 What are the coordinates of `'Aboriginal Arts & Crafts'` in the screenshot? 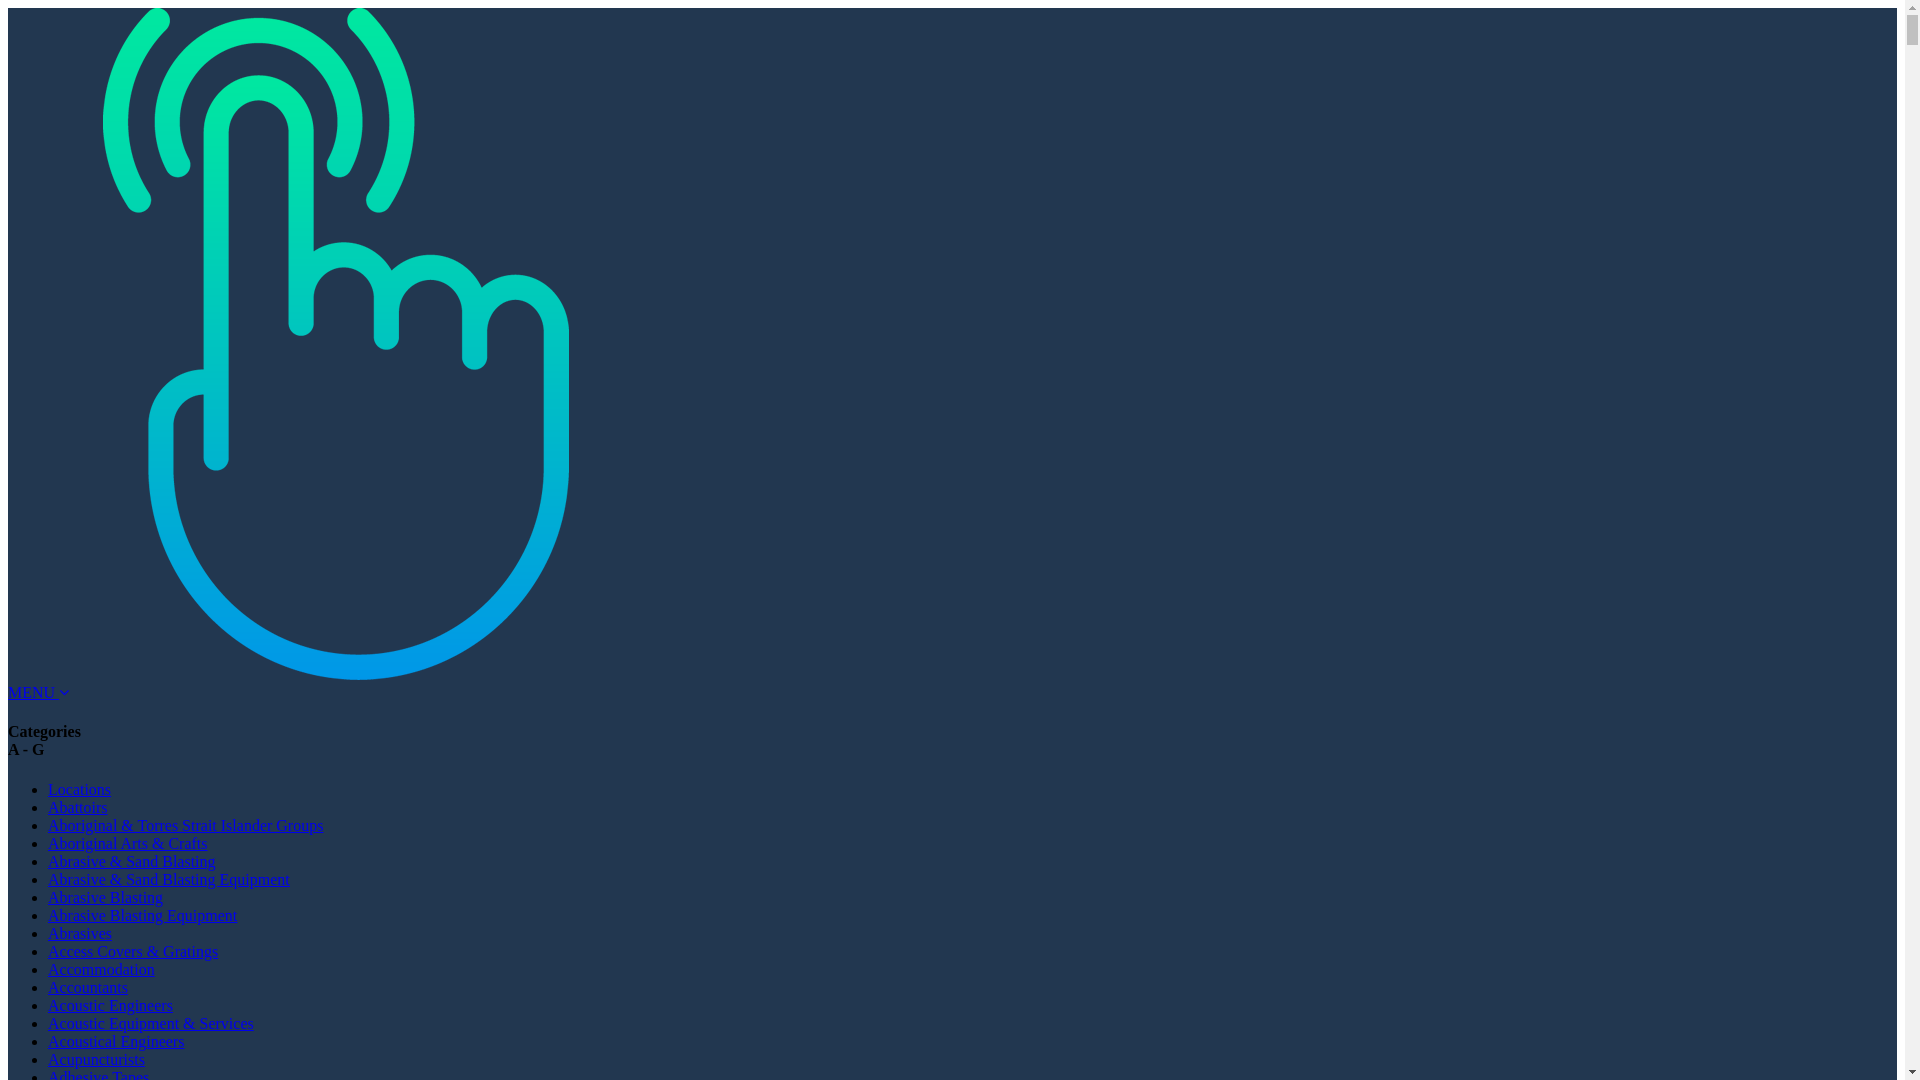 It's located at (127, 843).